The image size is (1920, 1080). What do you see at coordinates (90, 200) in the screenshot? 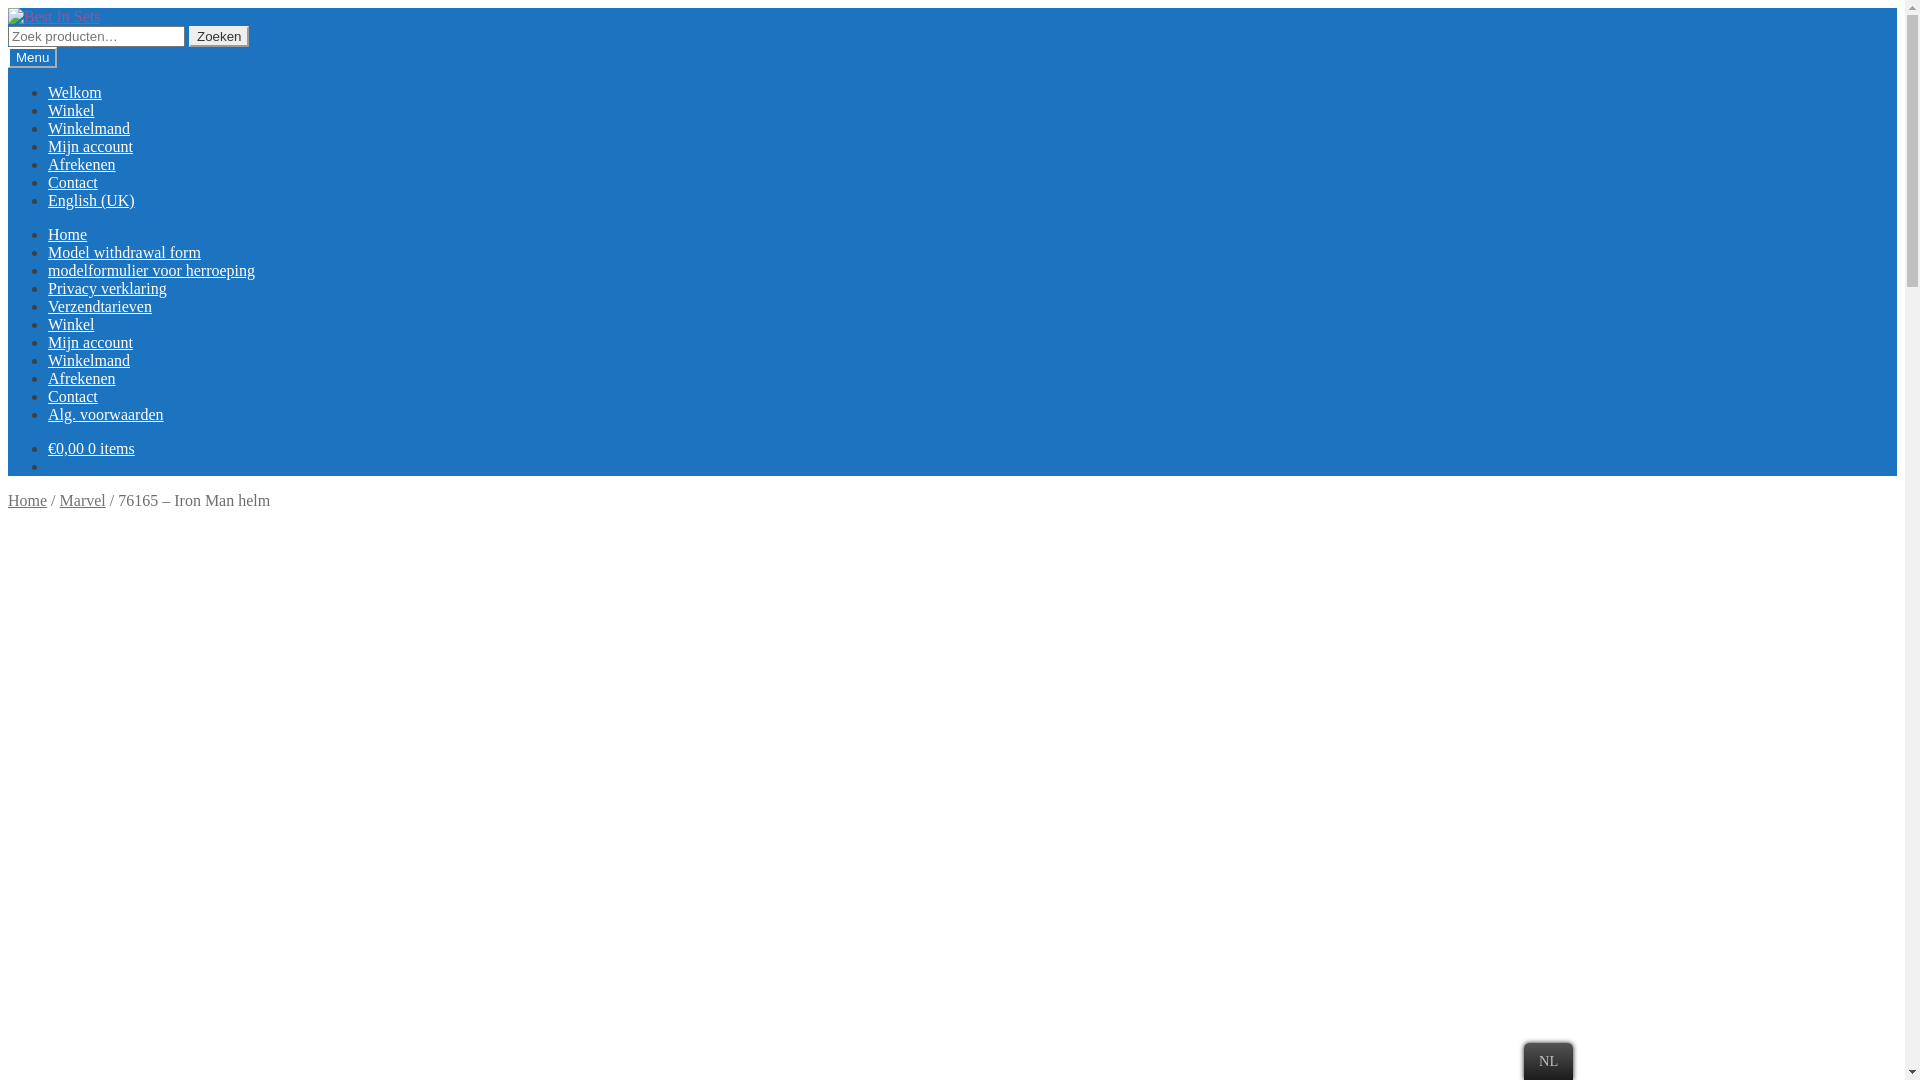
I see `'English (UK)'` at bounding box center [90, 200].